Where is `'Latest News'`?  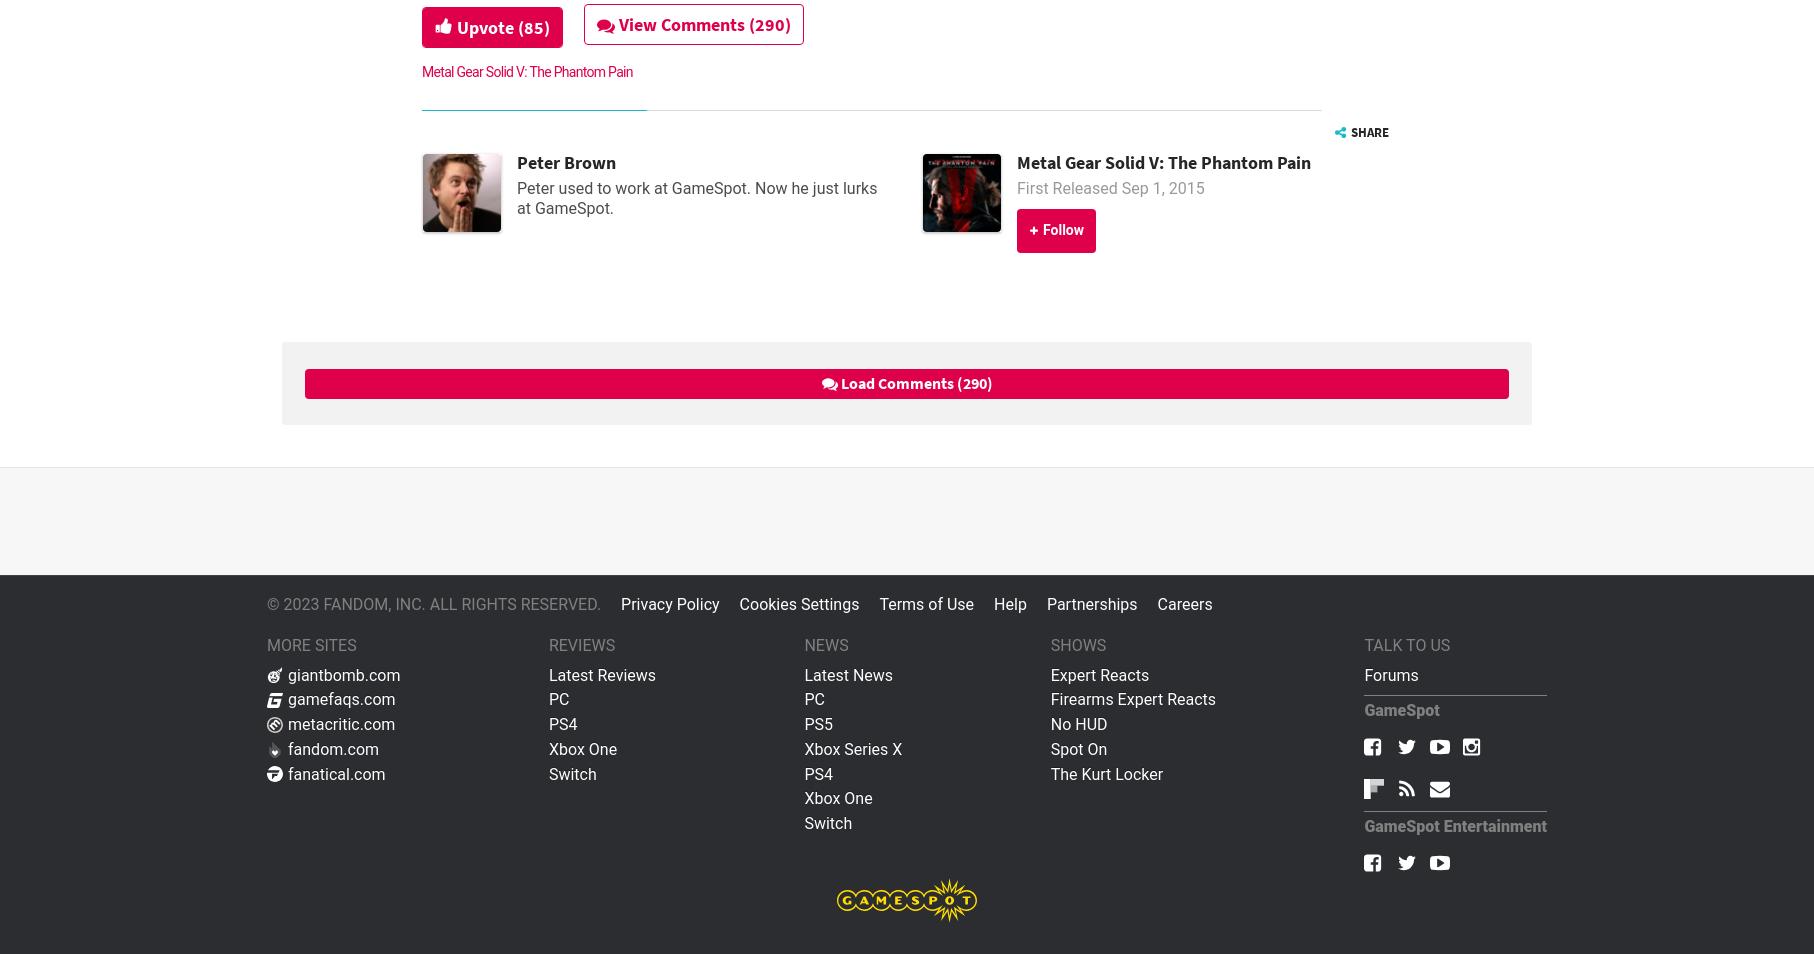 'Latest News' is located at coordinates (847, 673).